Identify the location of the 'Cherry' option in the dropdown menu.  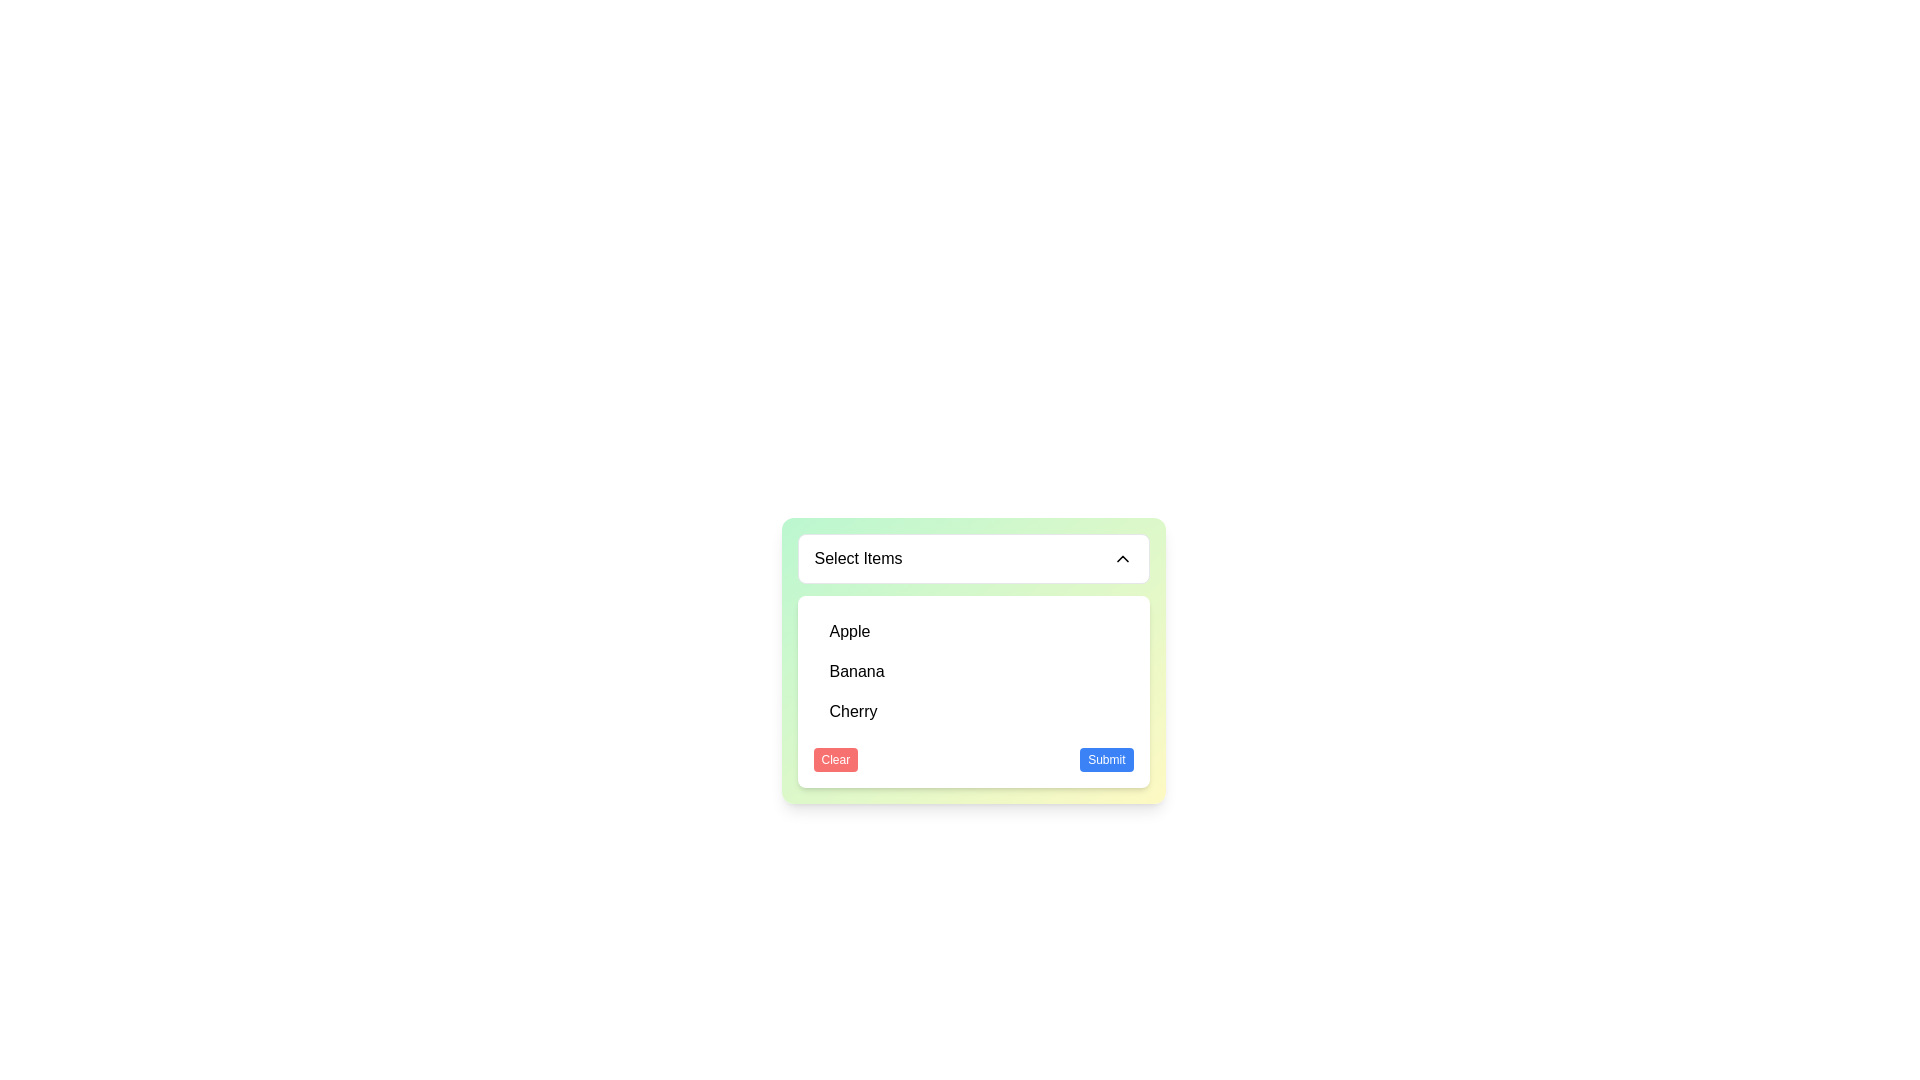
(853, 711).